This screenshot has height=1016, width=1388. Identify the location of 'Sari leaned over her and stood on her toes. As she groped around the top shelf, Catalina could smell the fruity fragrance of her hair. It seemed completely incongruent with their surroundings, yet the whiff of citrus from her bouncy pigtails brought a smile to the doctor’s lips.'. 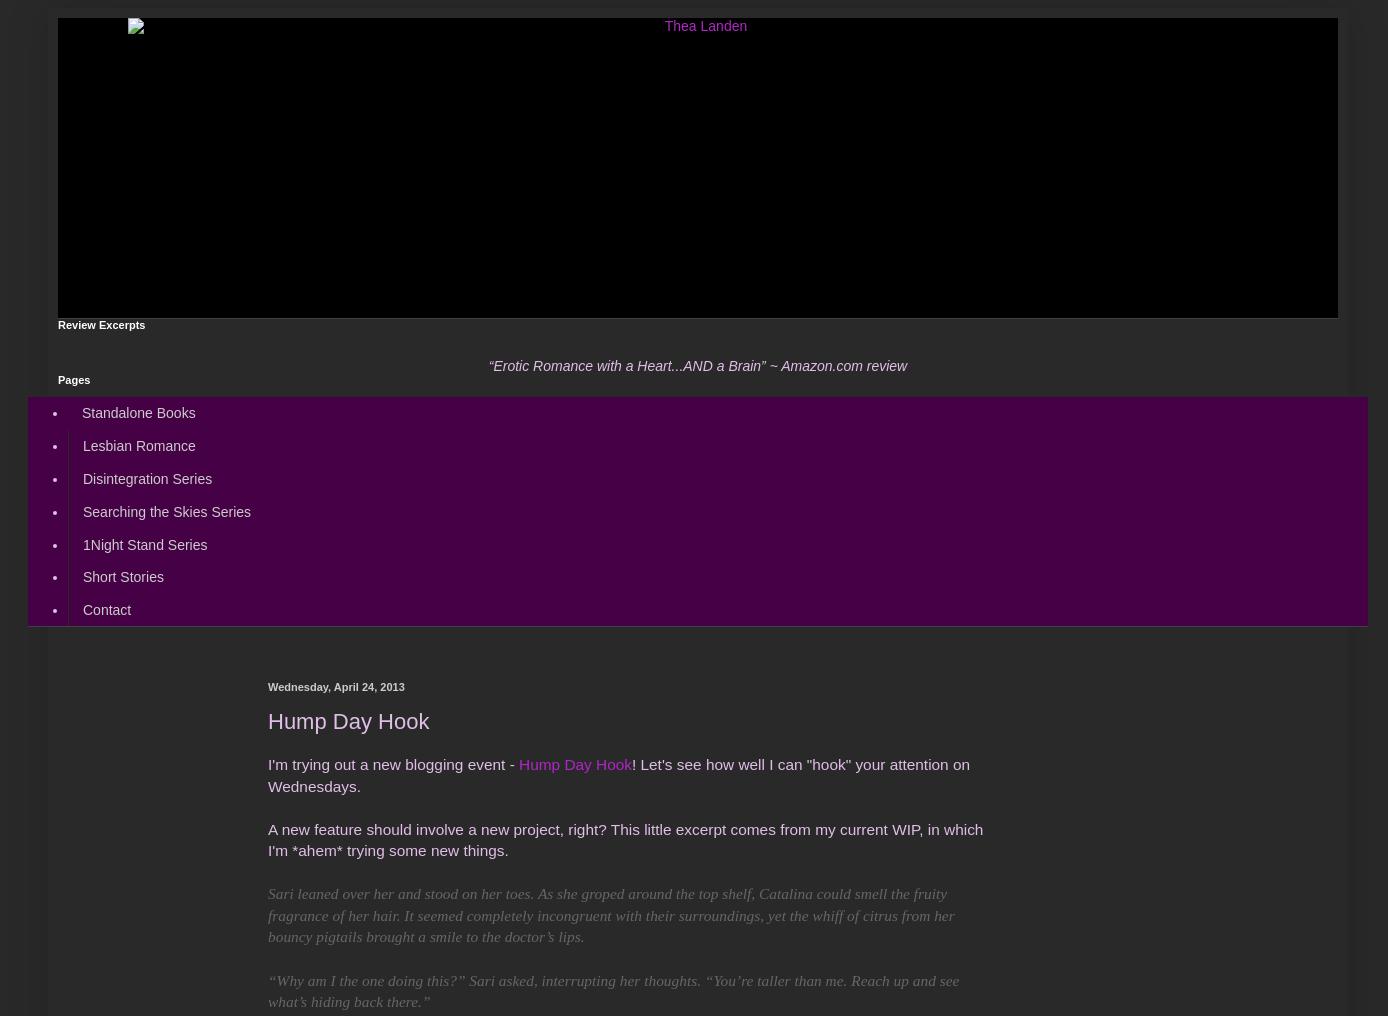
(610, 914).